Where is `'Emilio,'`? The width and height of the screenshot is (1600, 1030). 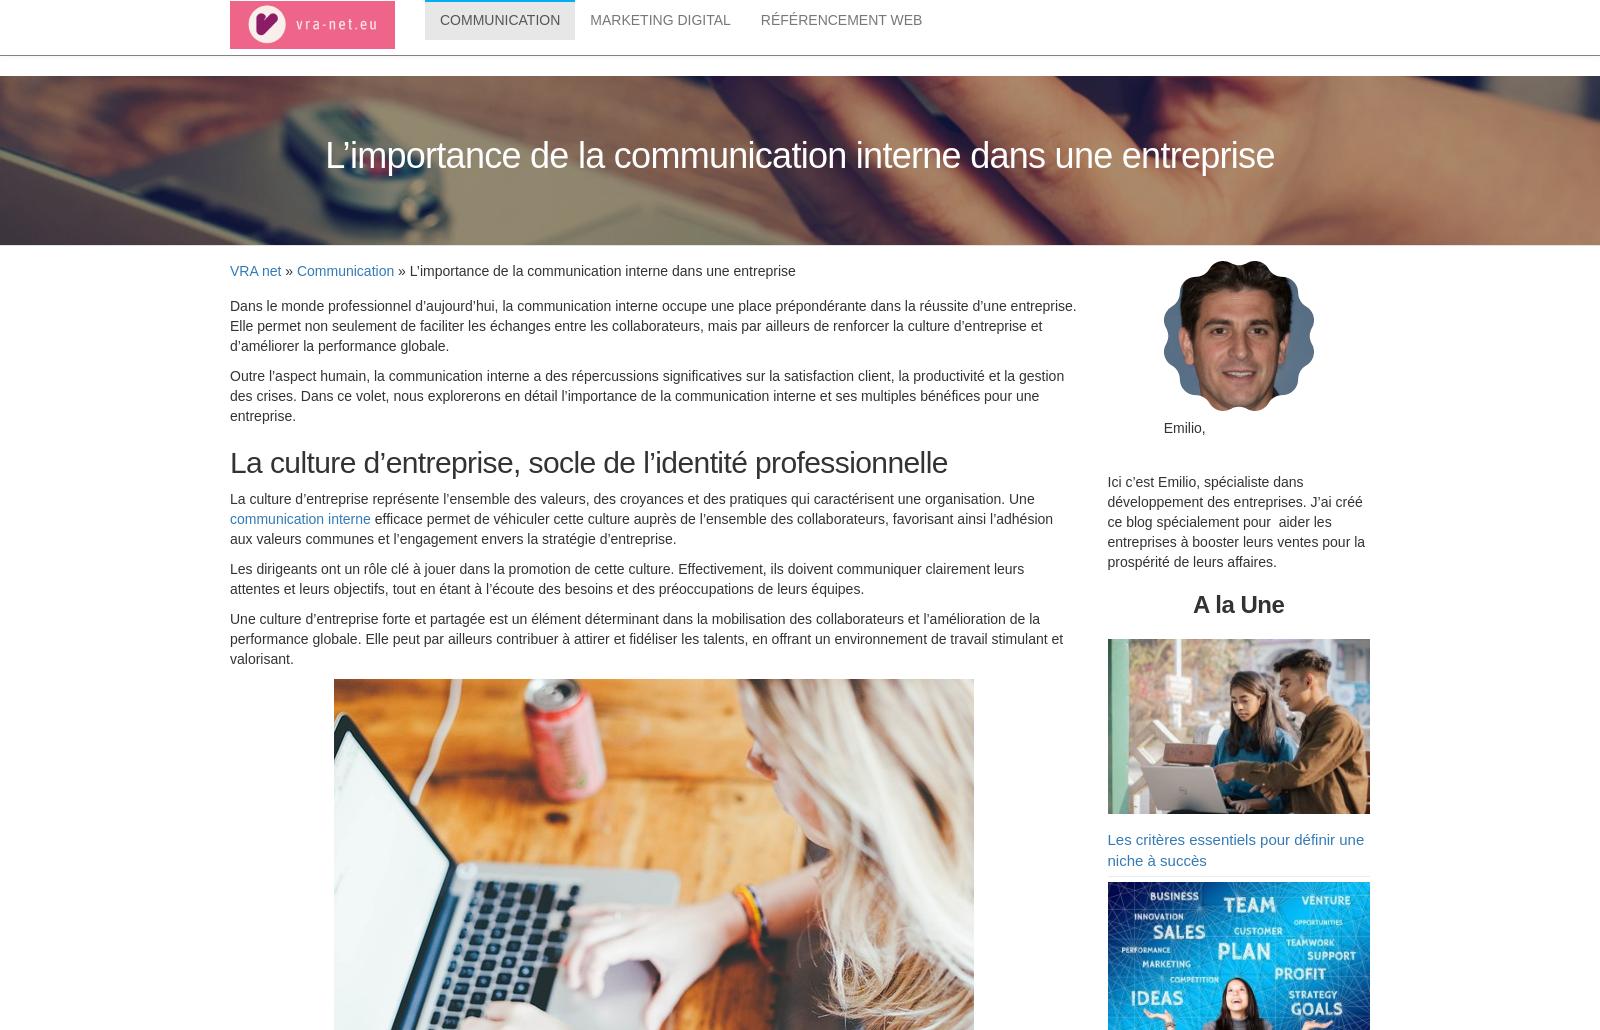
'Emilio,' is located at coordinates (1184, 430).